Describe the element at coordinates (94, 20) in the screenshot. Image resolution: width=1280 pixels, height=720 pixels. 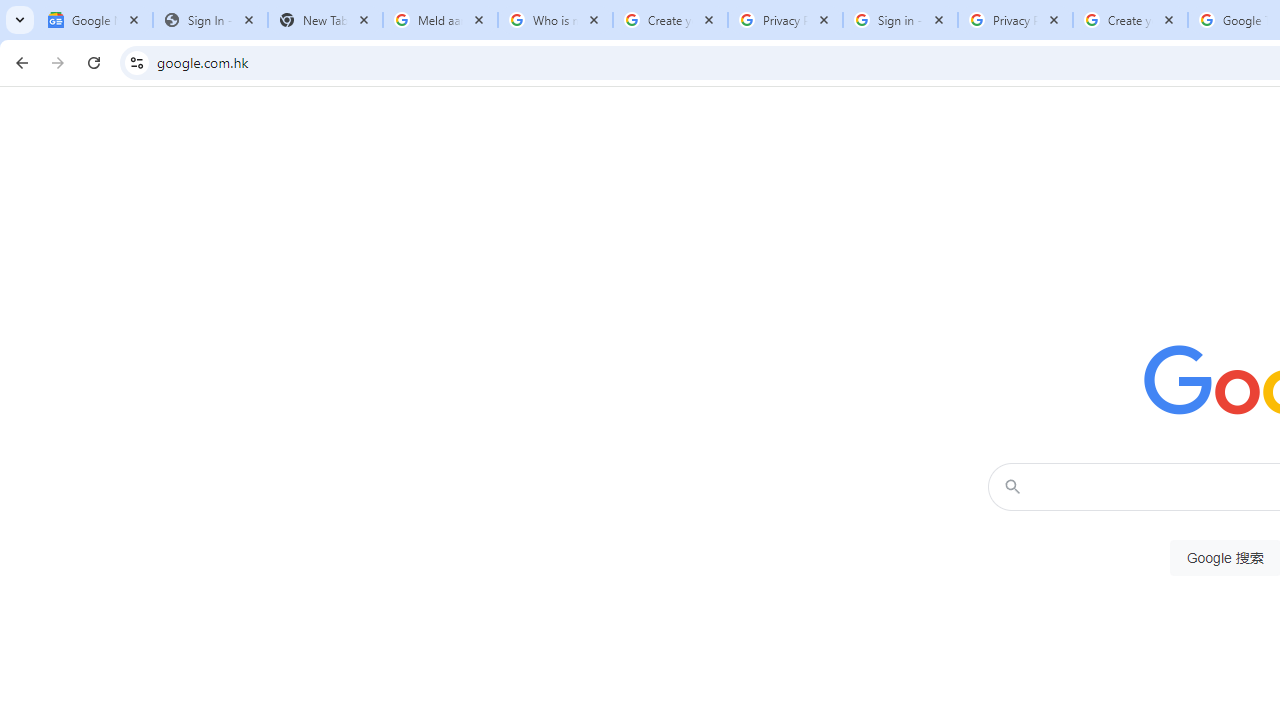
I see `'Google News'` at that location.